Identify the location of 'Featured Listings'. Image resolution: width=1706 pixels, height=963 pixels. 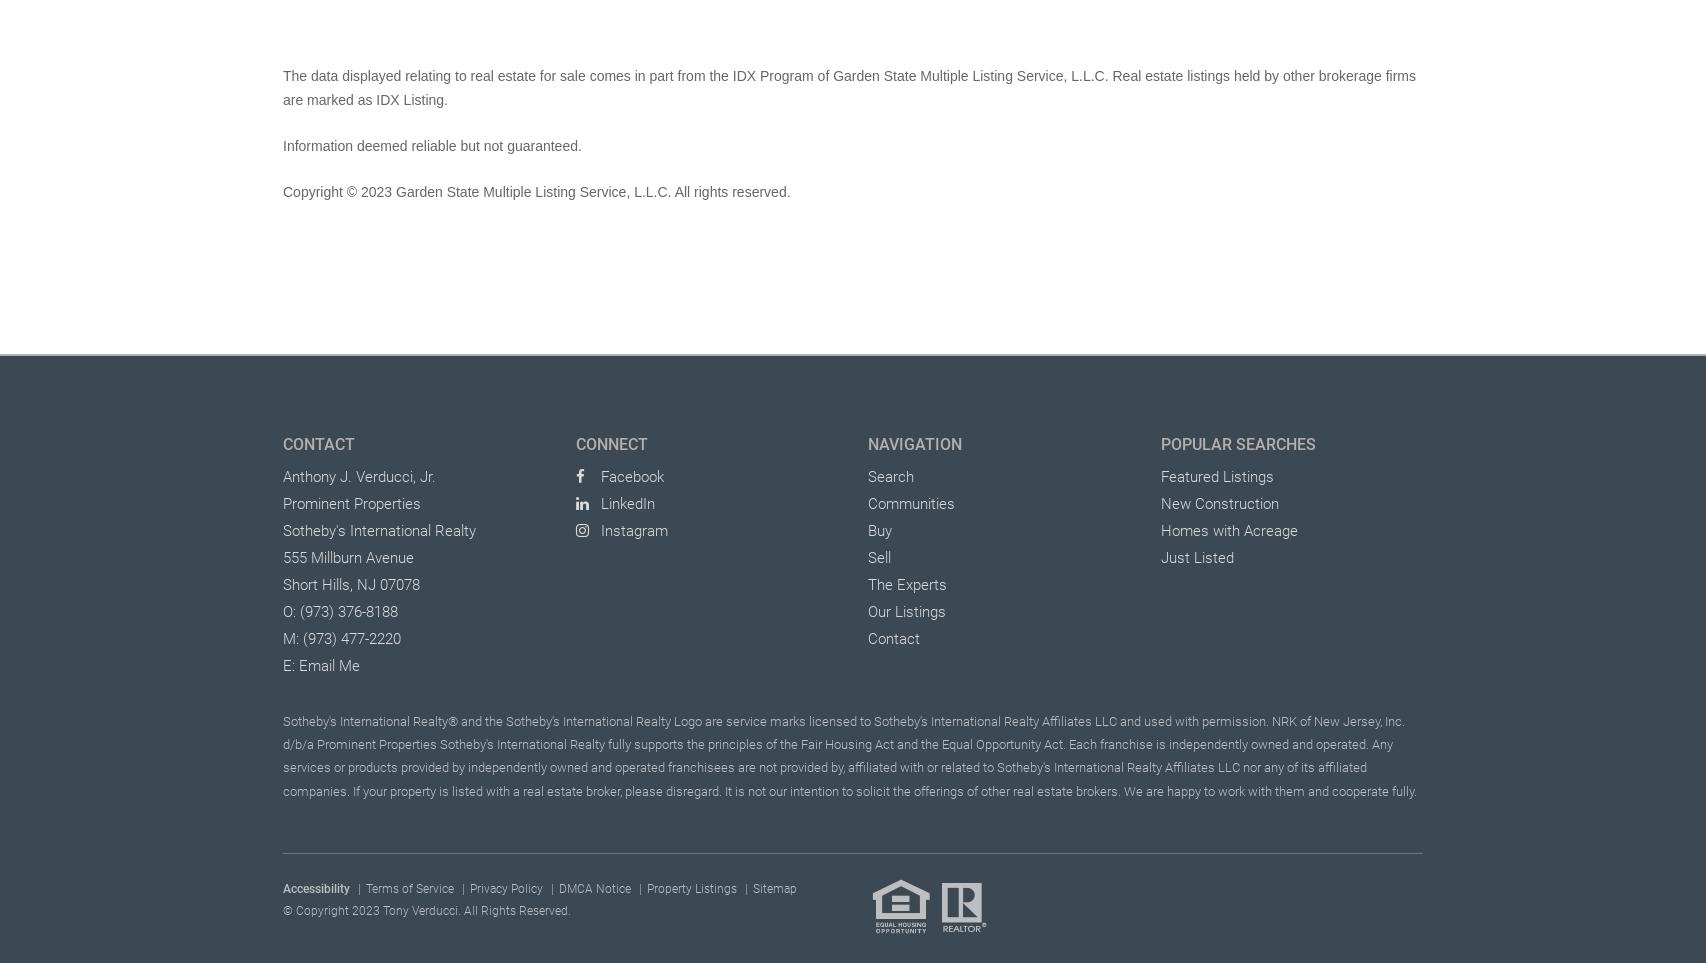
(1160, 475).